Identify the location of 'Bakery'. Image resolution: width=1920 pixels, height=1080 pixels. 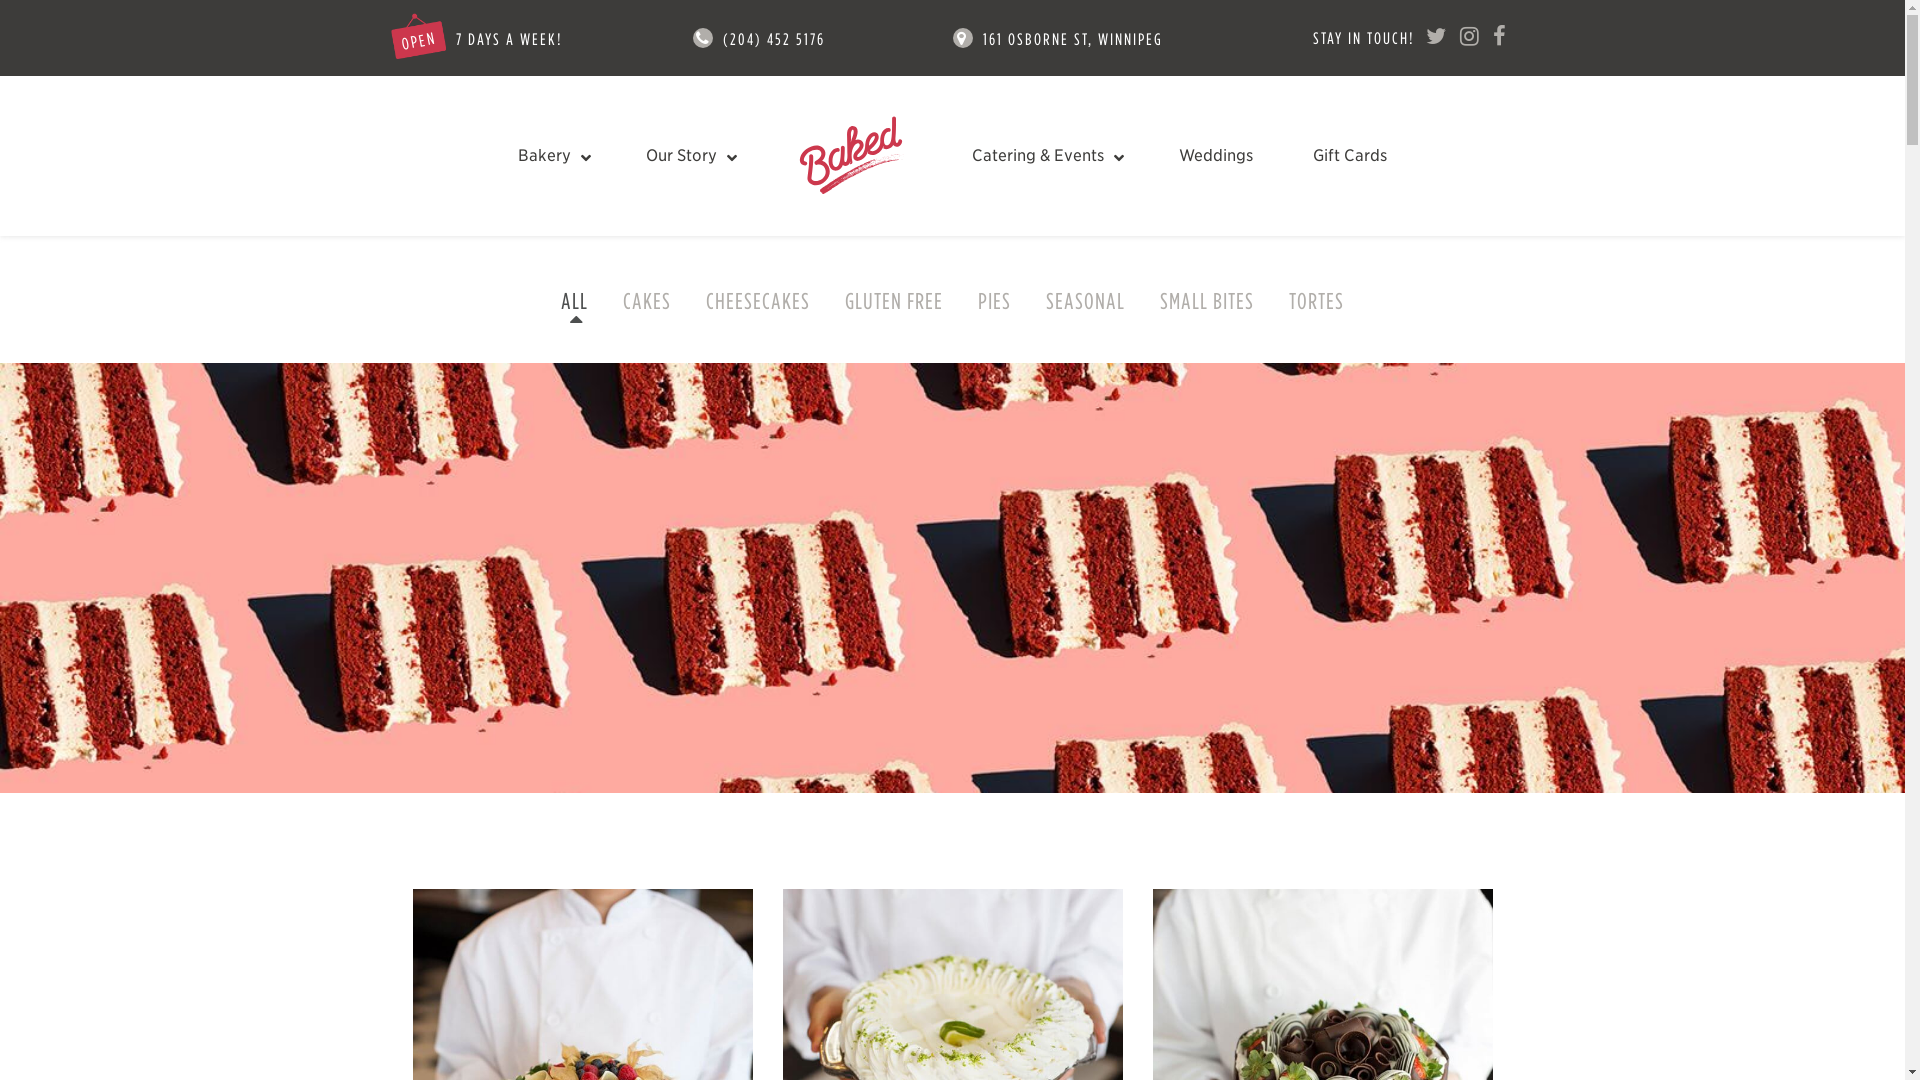
(552, 154).